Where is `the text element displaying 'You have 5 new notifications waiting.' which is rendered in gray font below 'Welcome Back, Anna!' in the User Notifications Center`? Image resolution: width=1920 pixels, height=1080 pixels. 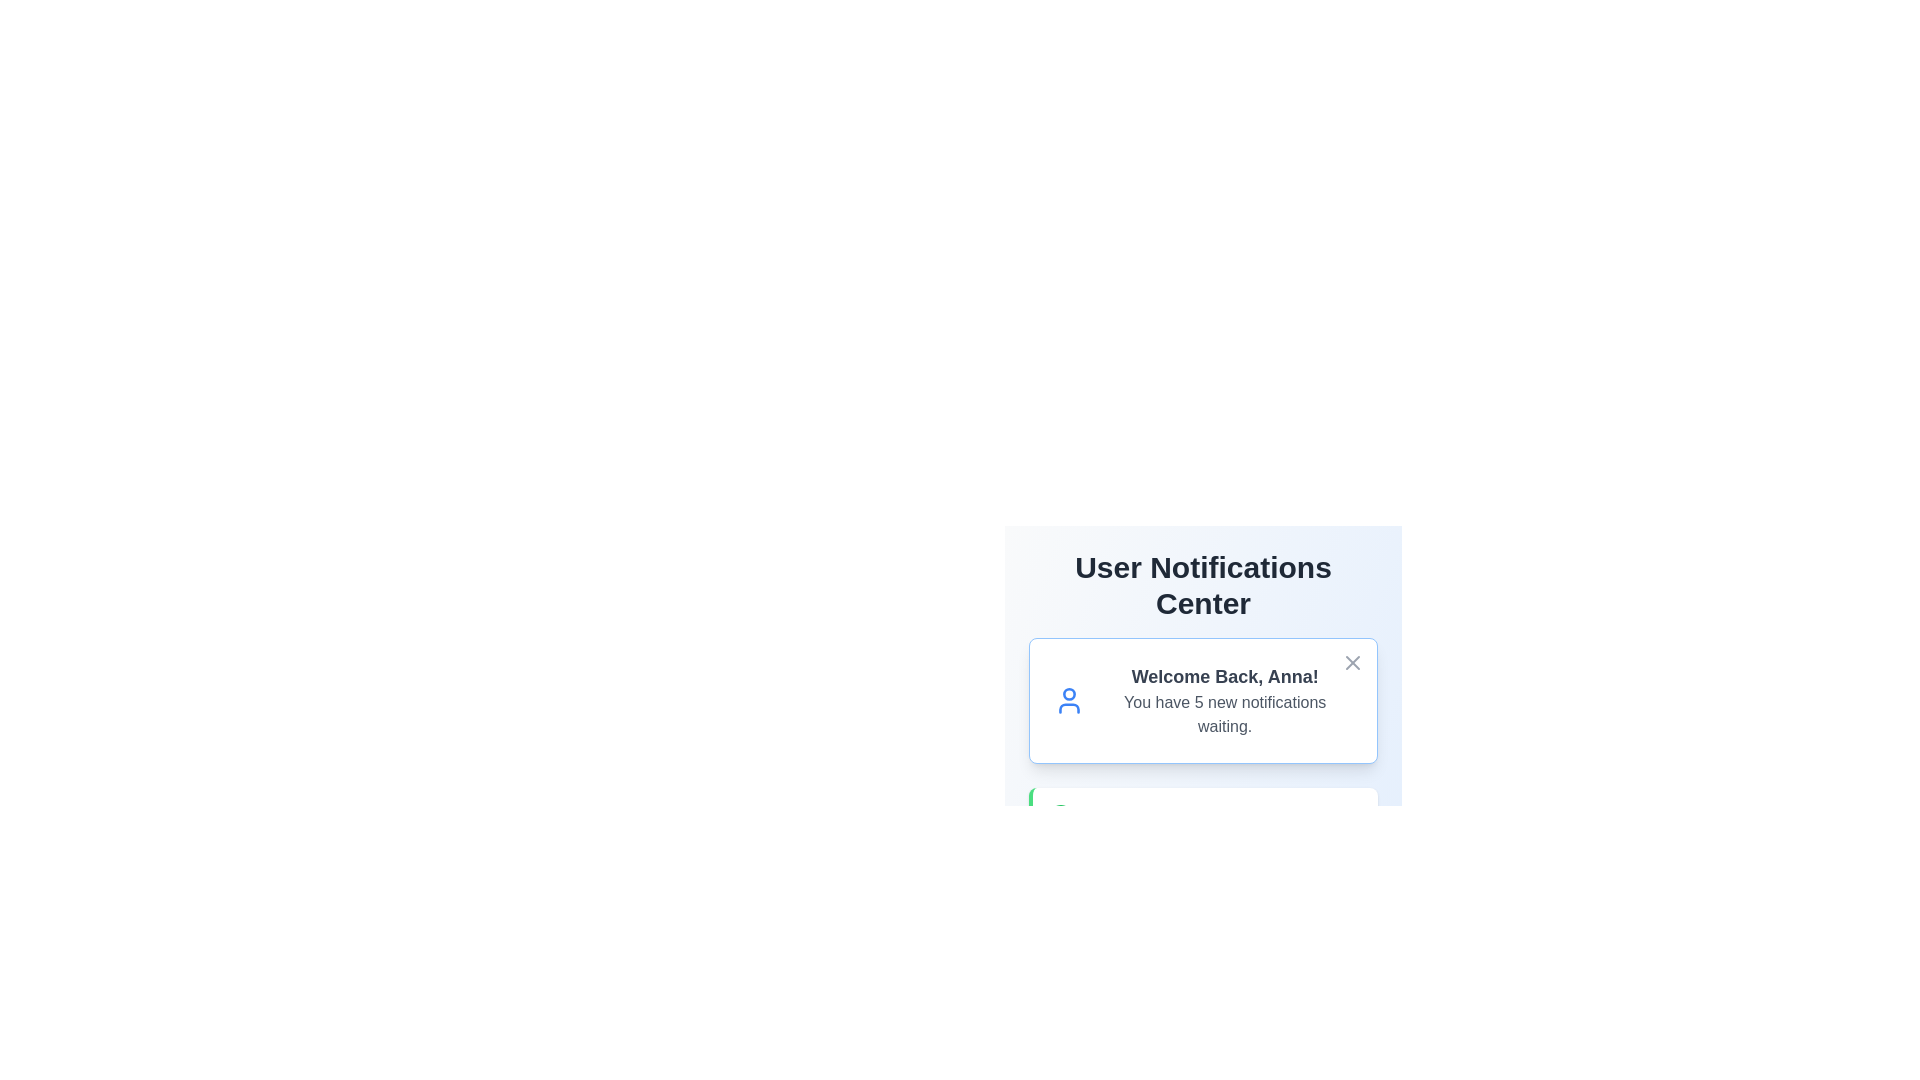 the text element displaying 'You have 5 new notifications waiting.' which is rendered in gray font below 'Welcome Back, Anna!' in the User Notifications Center is located at coordinates (1224, 713).